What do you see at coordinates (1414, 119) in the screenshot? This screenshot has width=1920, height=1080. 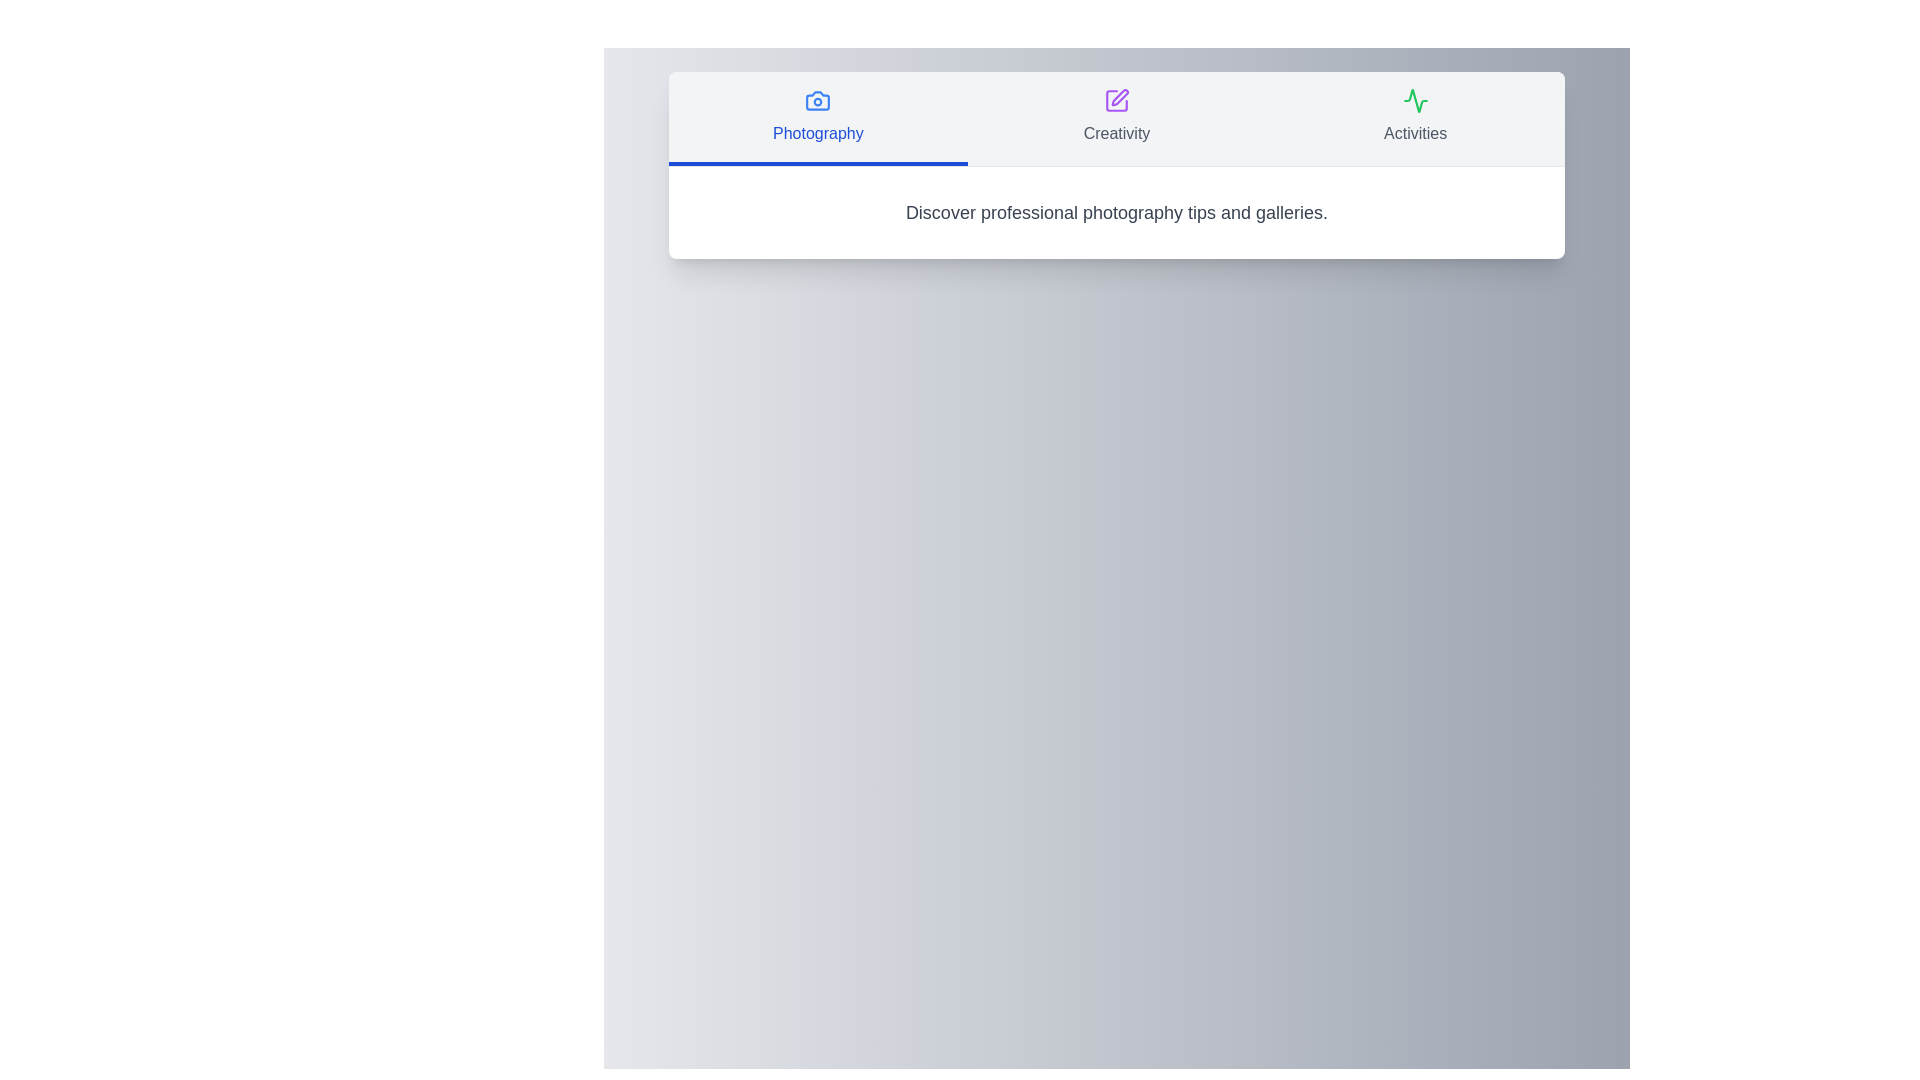 I see `the tab labeled Activities` at bounding box center [1414, 119].